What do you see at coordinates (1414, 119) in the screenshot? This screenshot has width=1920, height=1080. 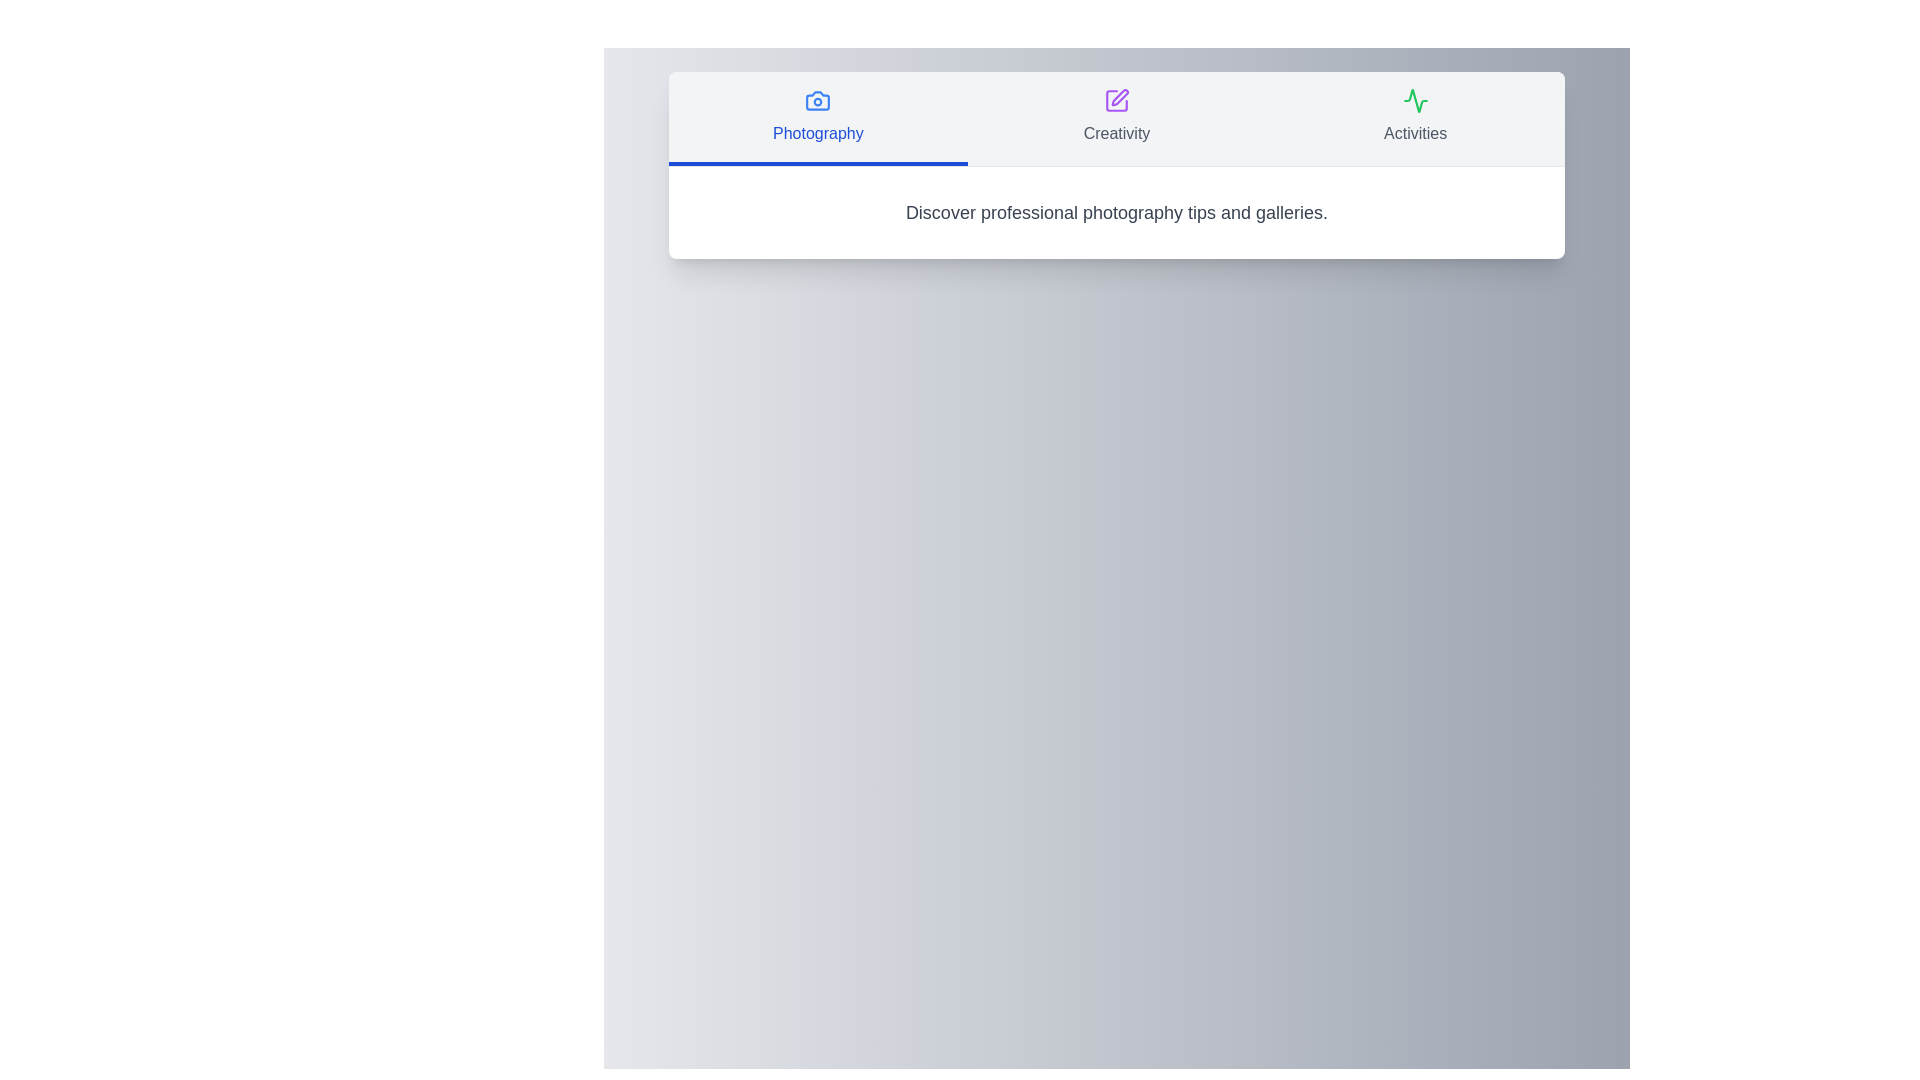 I see `the tab labeled Activities` at bounding box center [1414, 119].